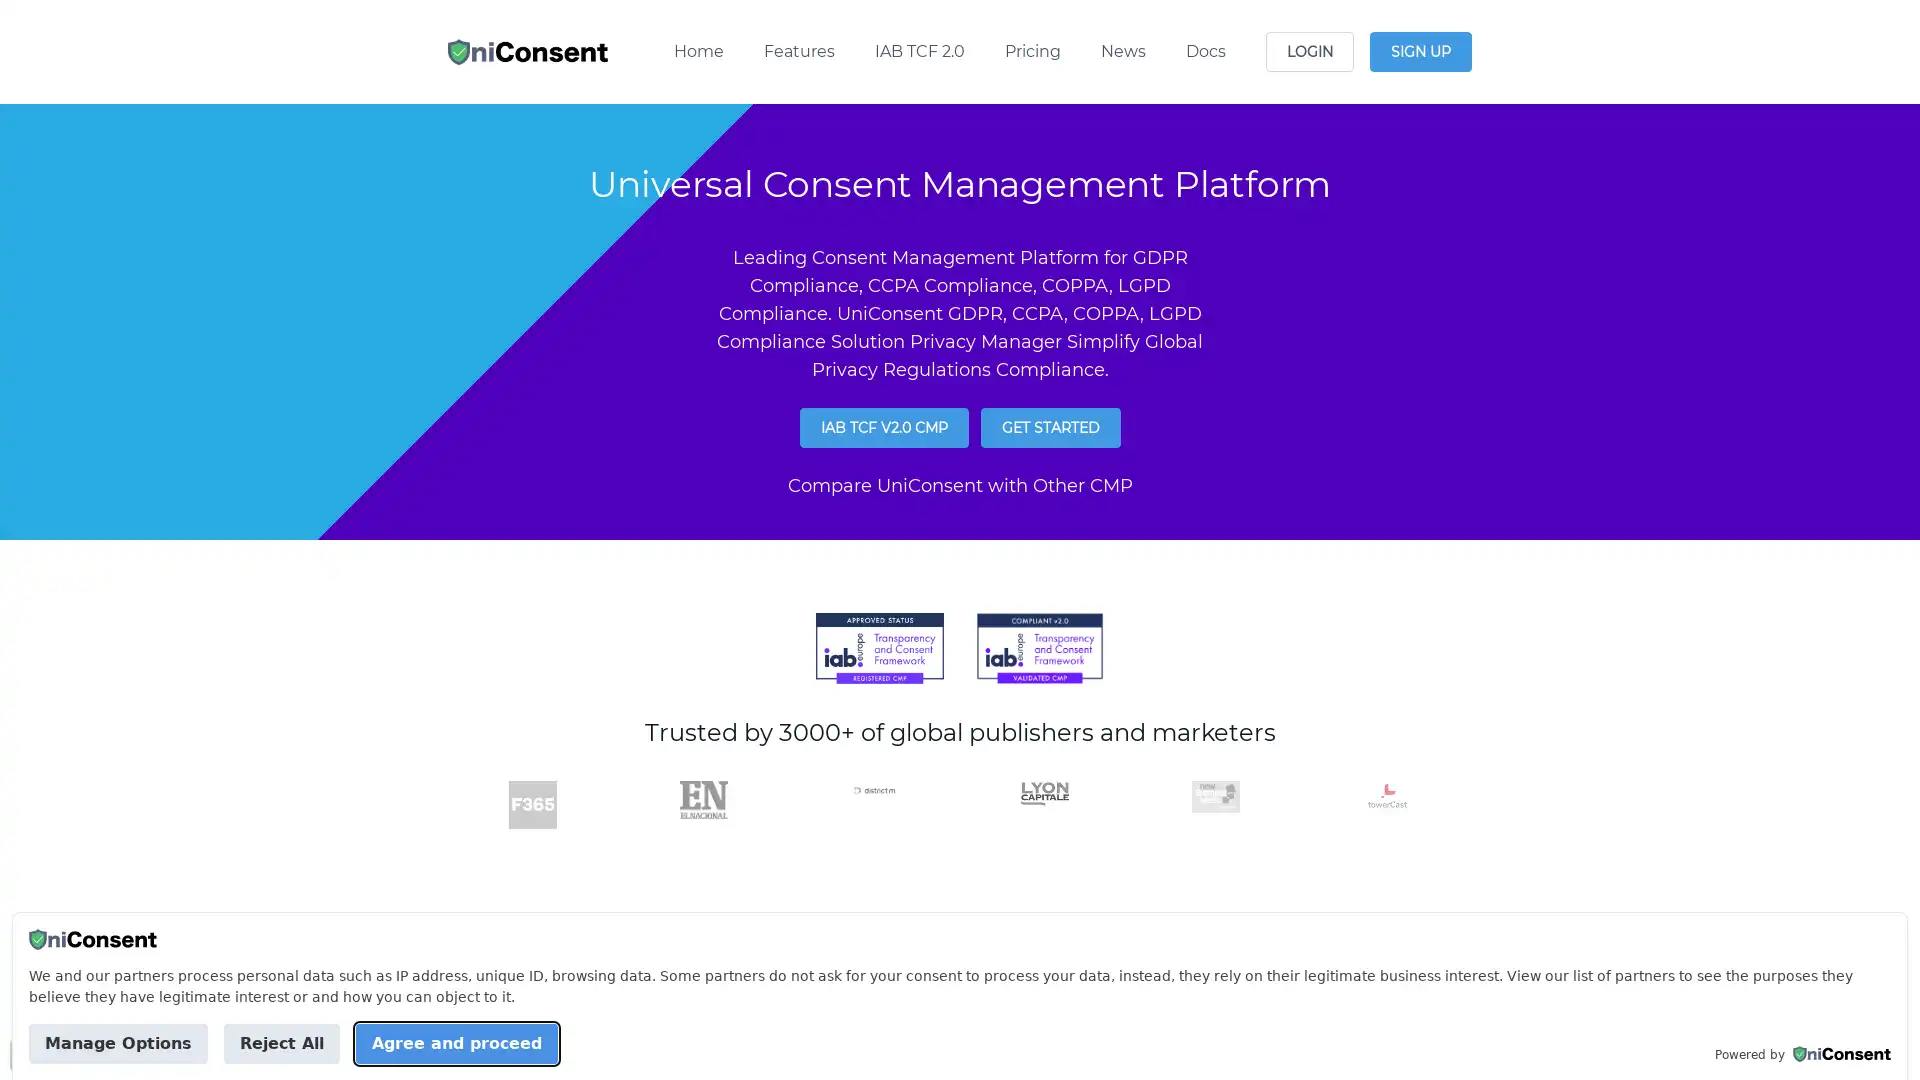  What do you see at coordinates (117, 1043) in the screenshot?
I see `Manage Options` at bounding box center [117, 1043].